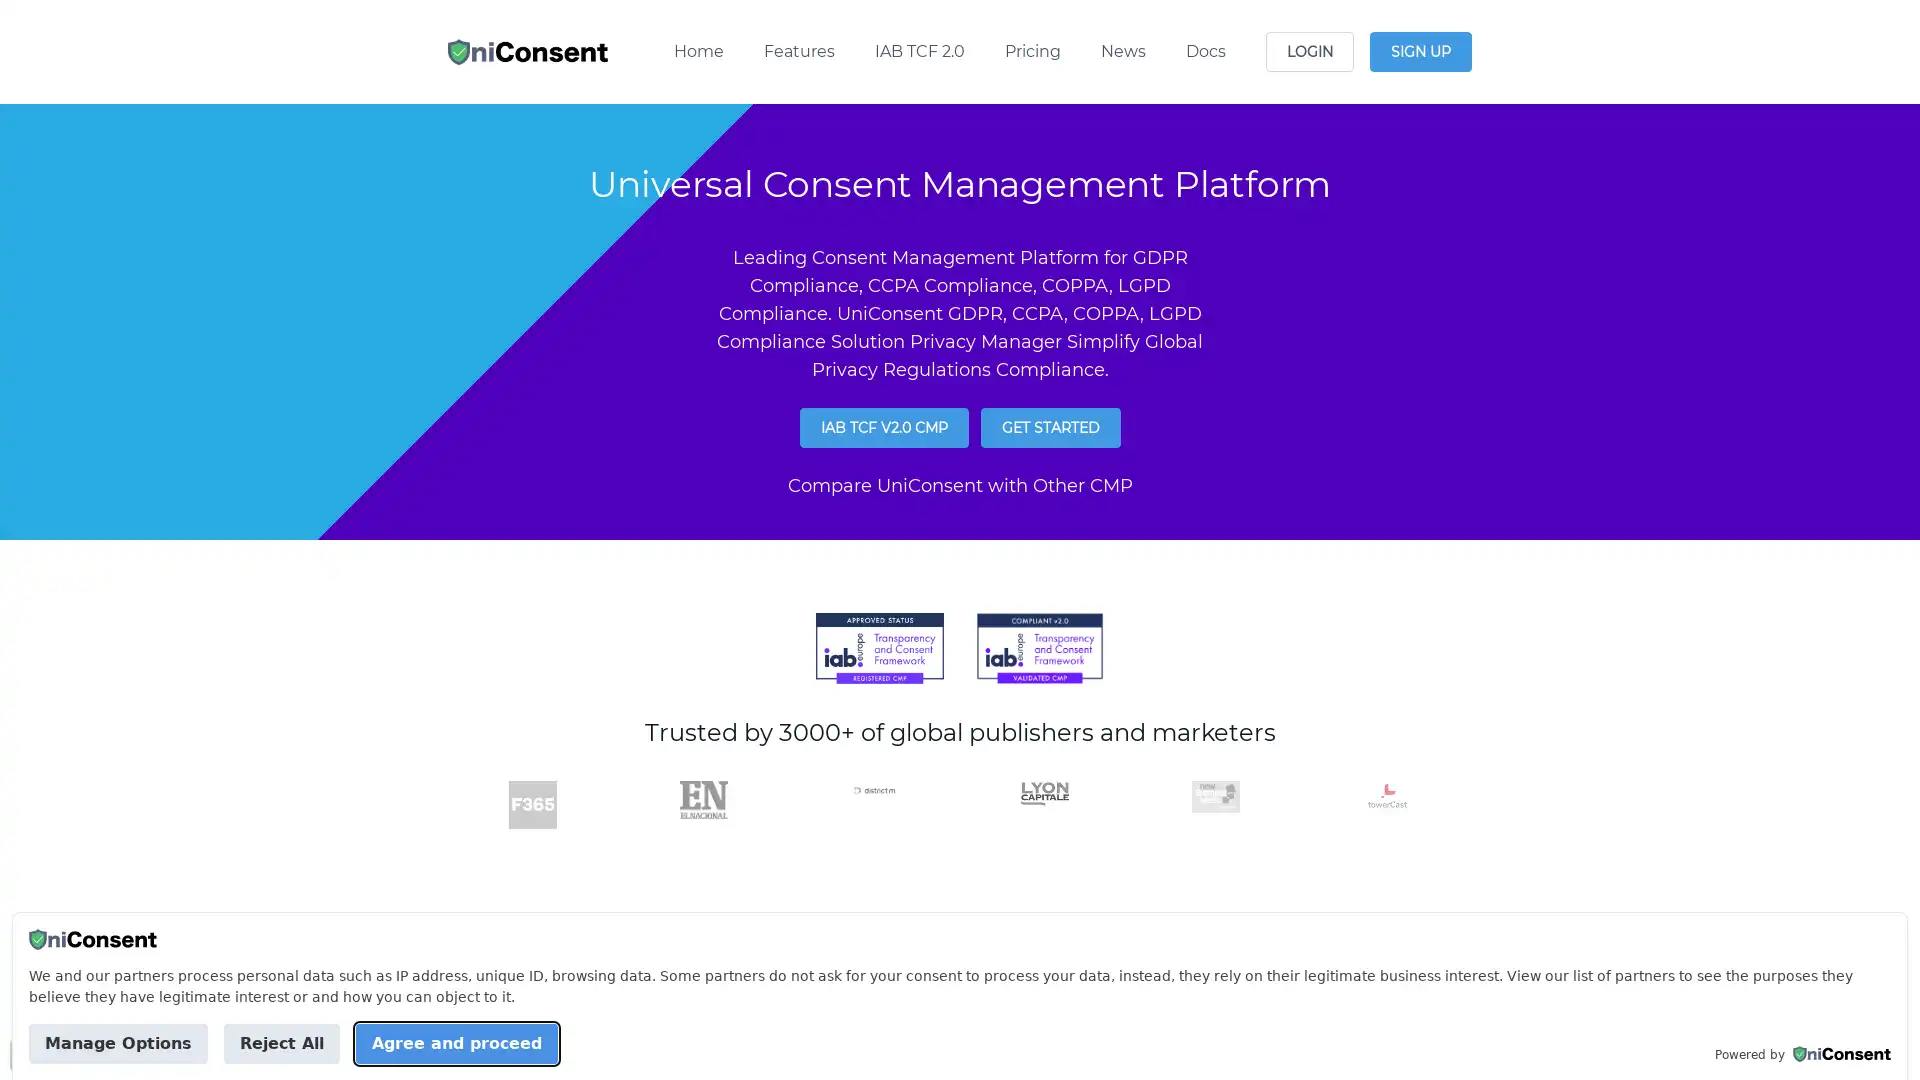  What do you see at coordinates (117, 1043) in the screenshot?
I see `Manage Options` at bounding box center [117, 1043].